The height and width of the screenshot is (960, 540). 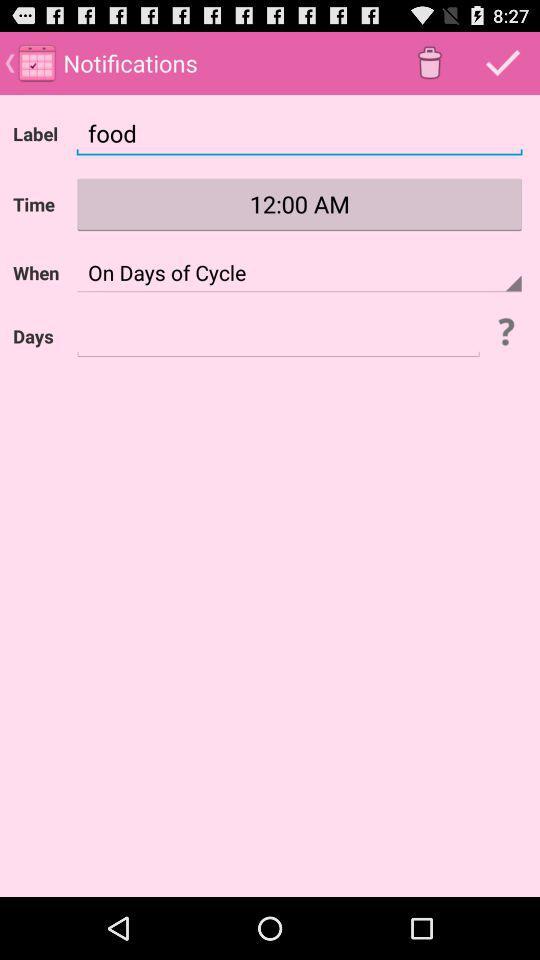 I want to click on date s, so click(x=277, y=336).